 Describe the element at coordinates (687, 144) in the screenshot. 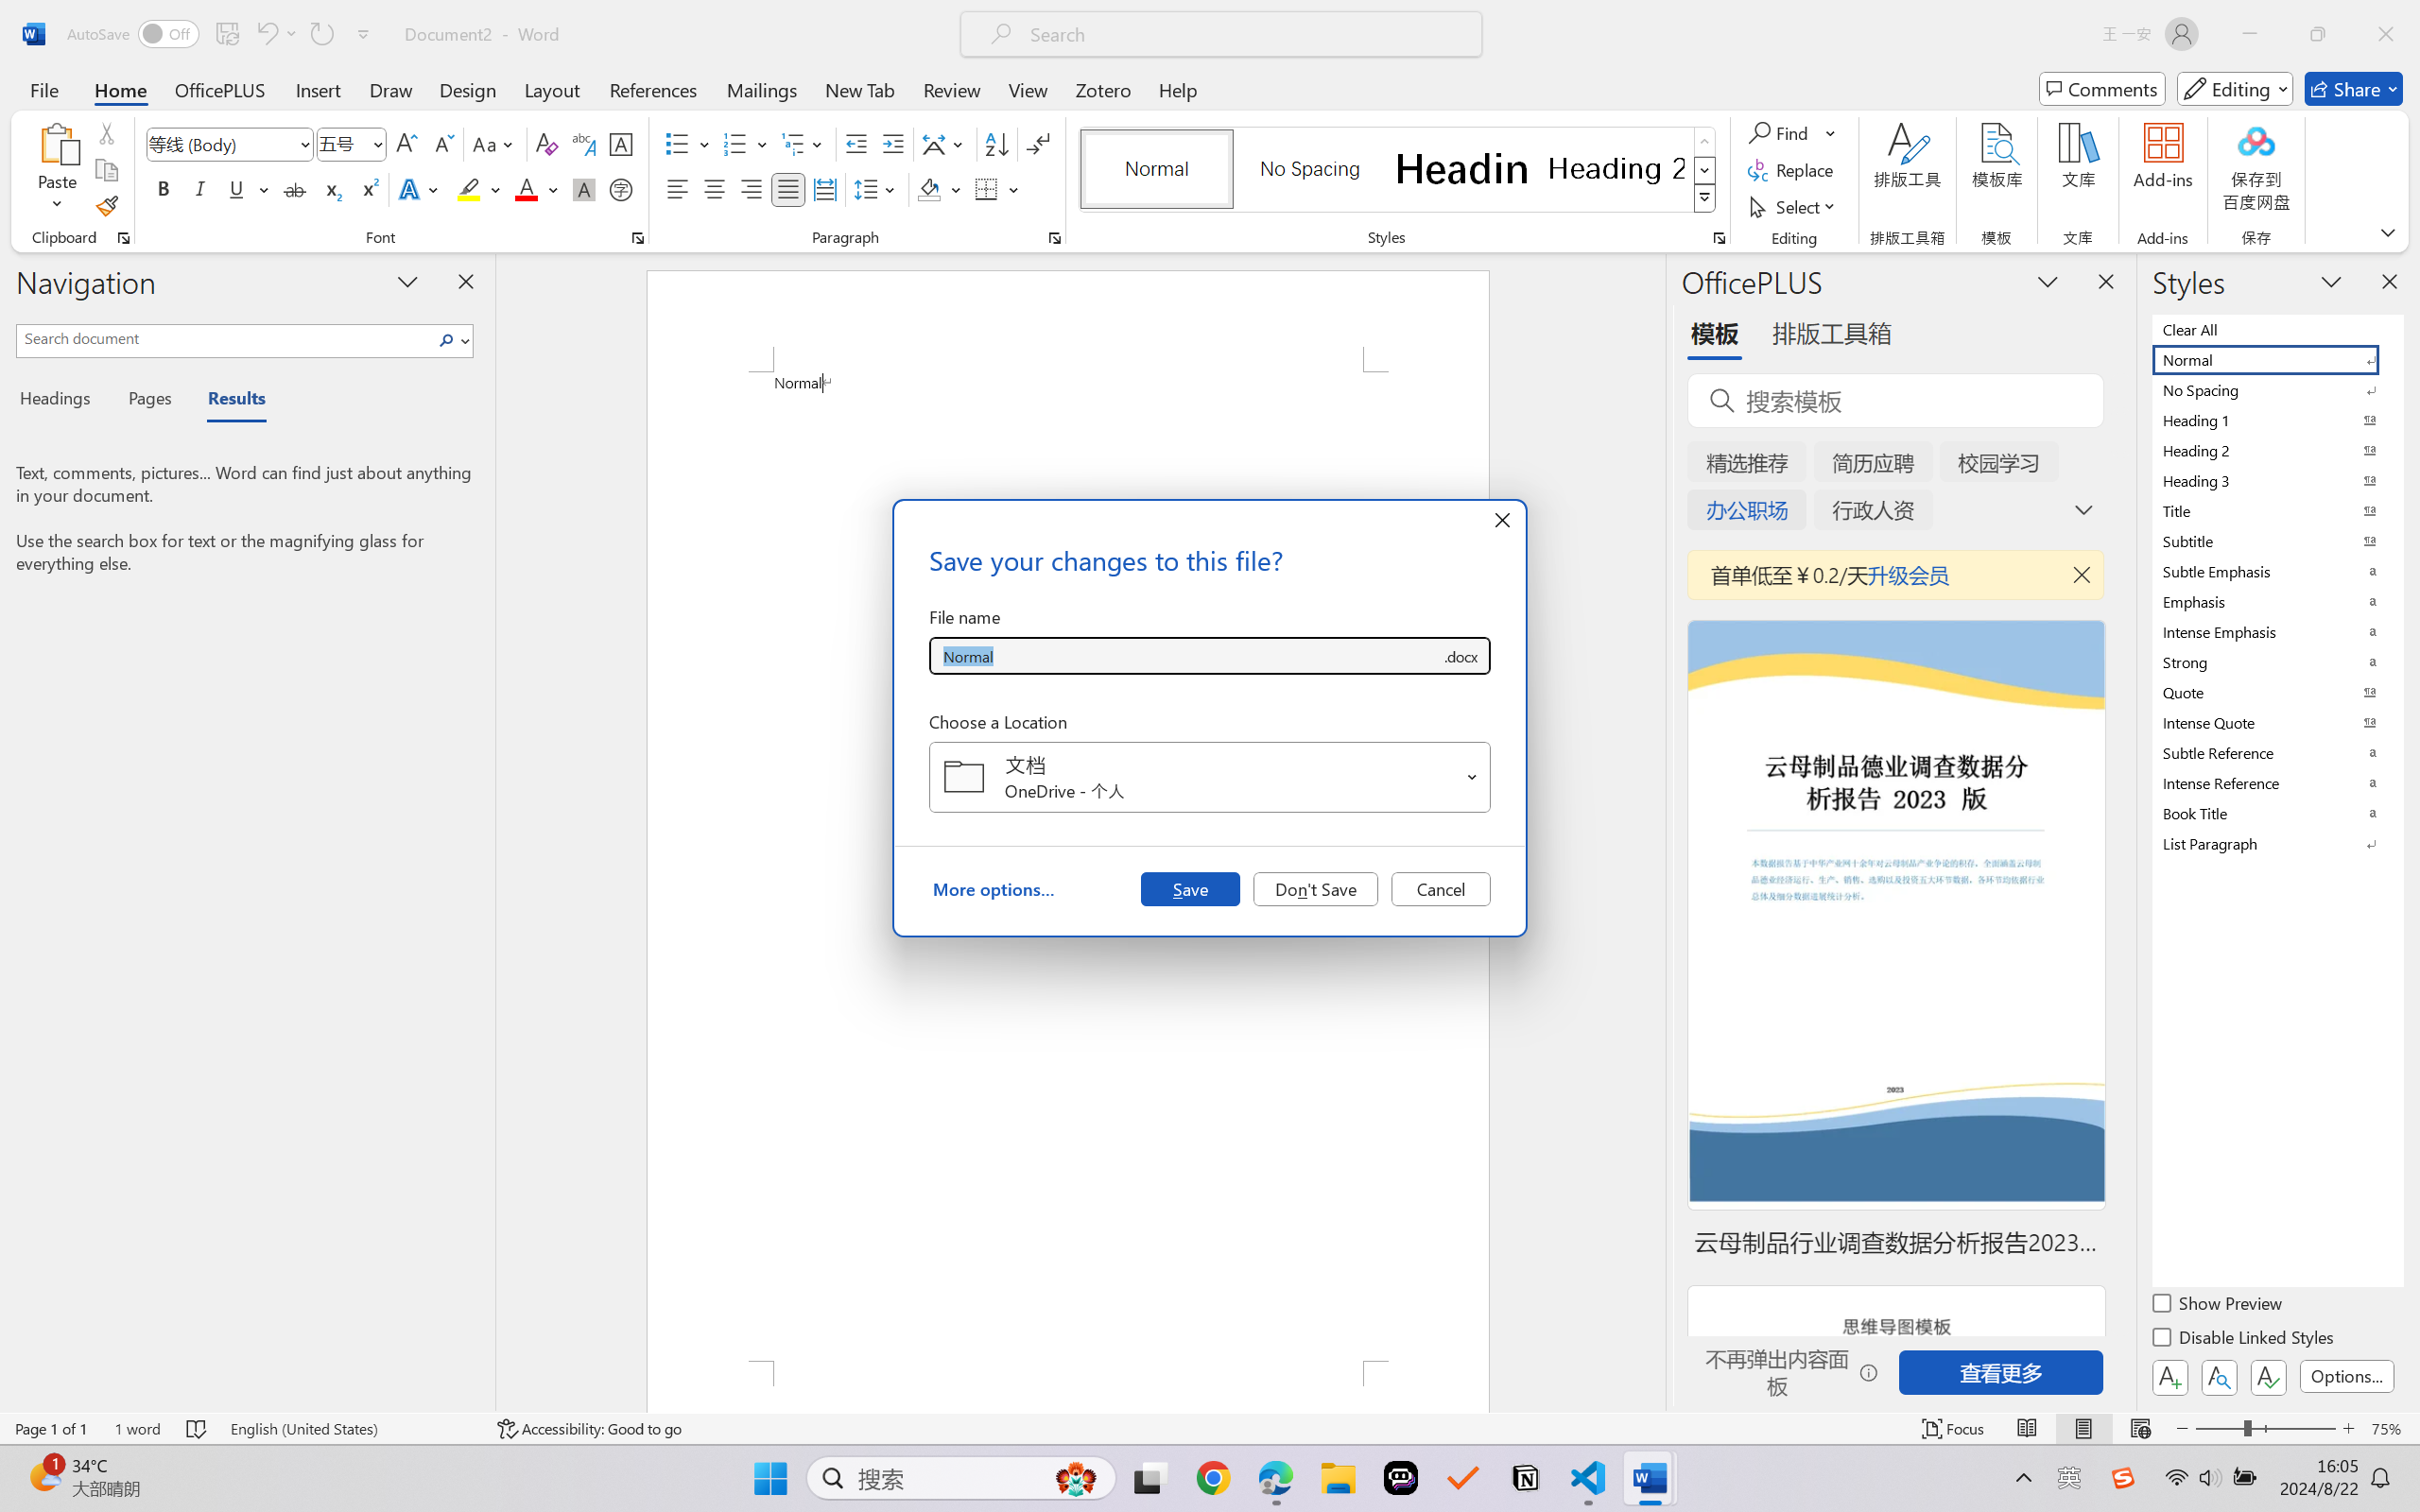

I see `'Bullets'` at that location.